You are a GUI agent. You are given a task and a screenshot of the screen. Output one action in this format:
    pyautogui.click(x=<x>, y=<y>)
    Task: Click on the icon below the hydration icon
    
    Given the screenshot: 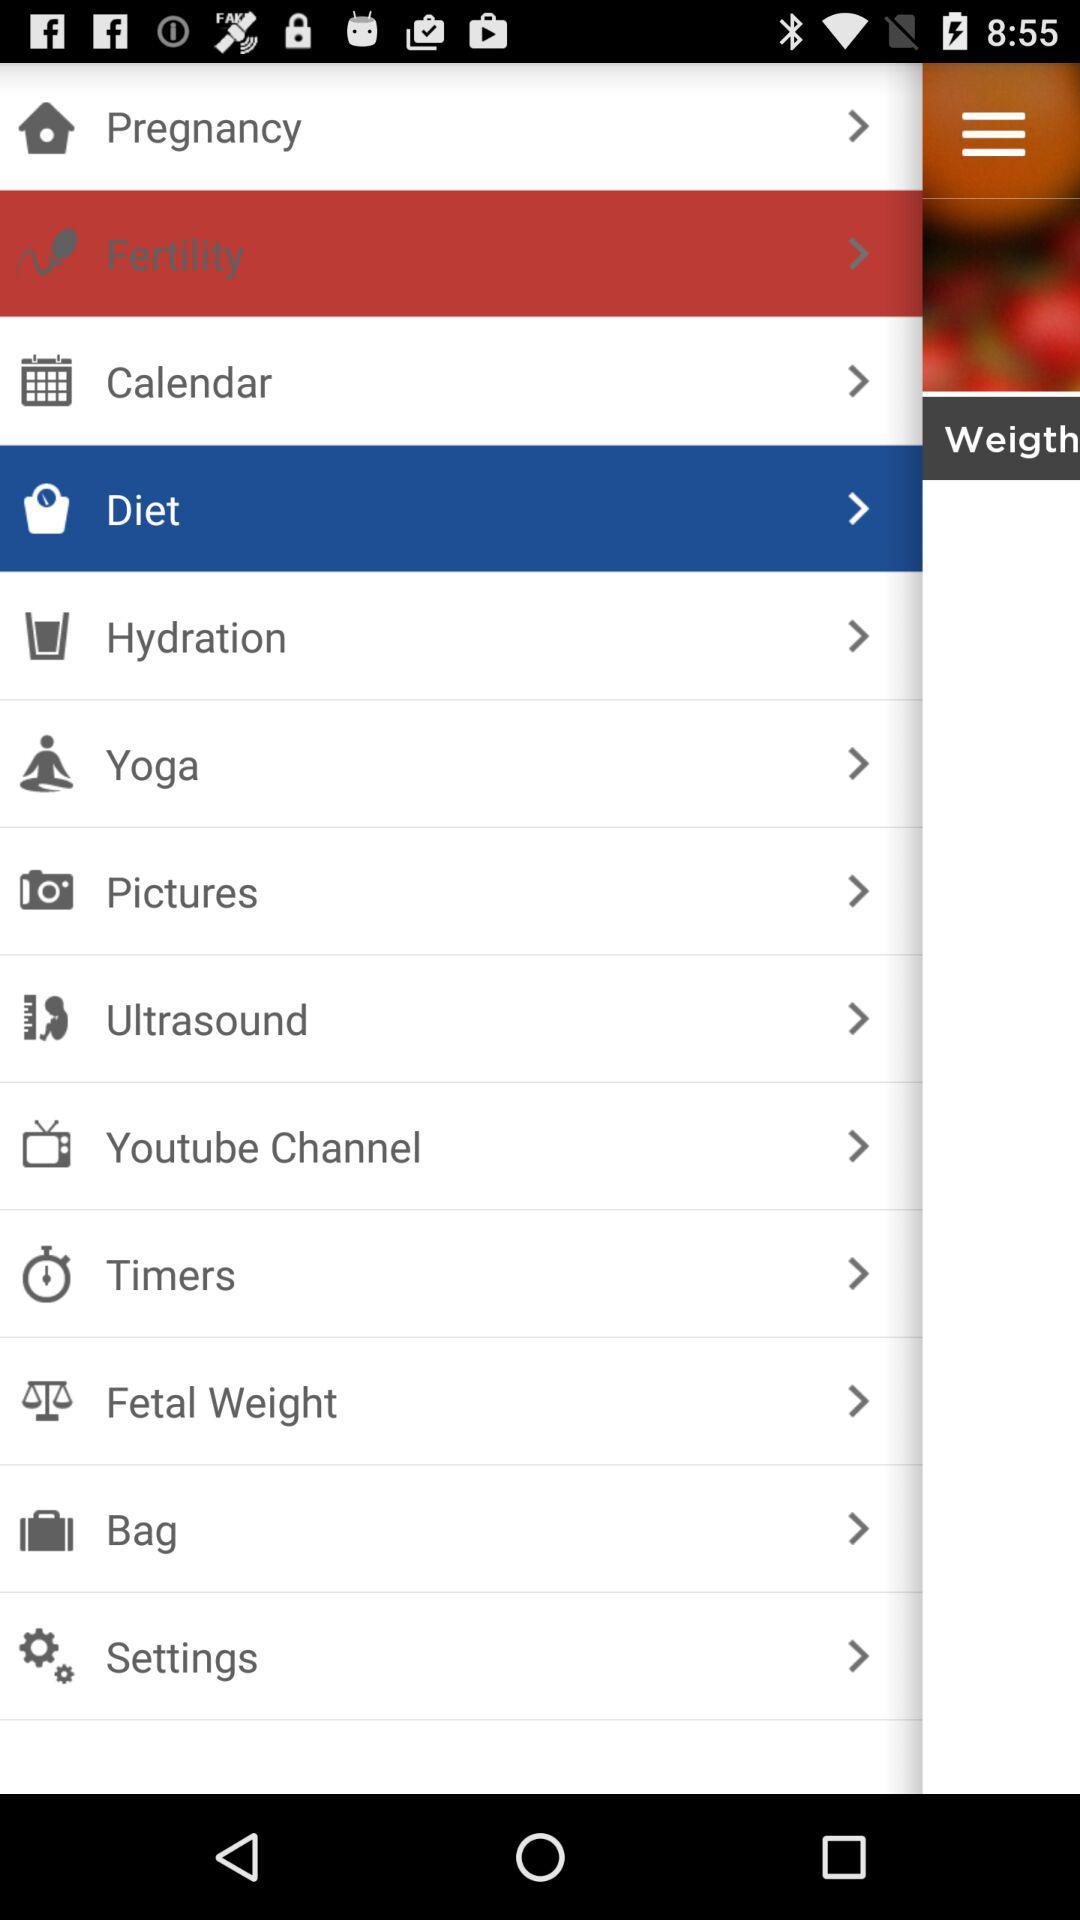 What is the action you would take?
    pyautogui.click(x=457, y=762)
    